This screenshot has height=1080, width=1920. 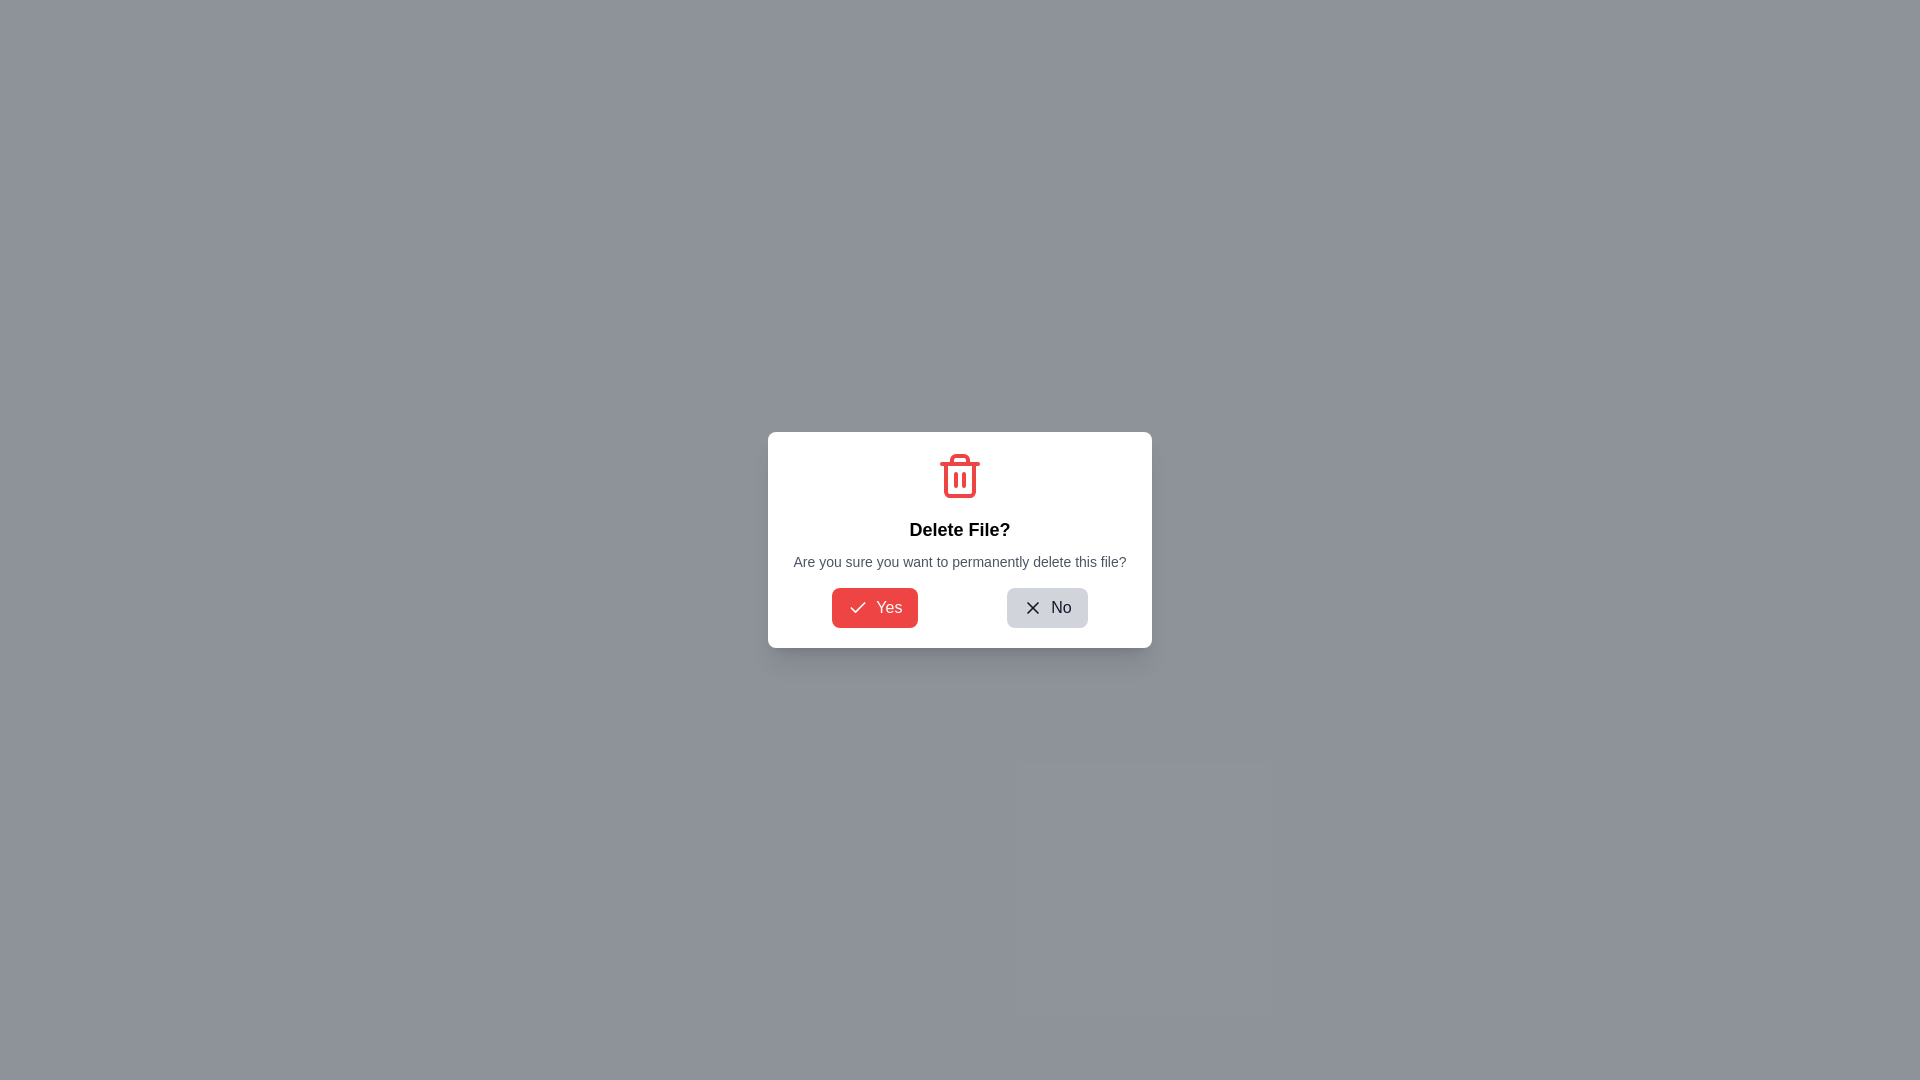 What do you see at coordinates (1033, 607) in the screenshot?
I see `the 'No' button icon, which visually represents the negative confirmation action within the confirmation dialog` at bounding box center [1033, 607].